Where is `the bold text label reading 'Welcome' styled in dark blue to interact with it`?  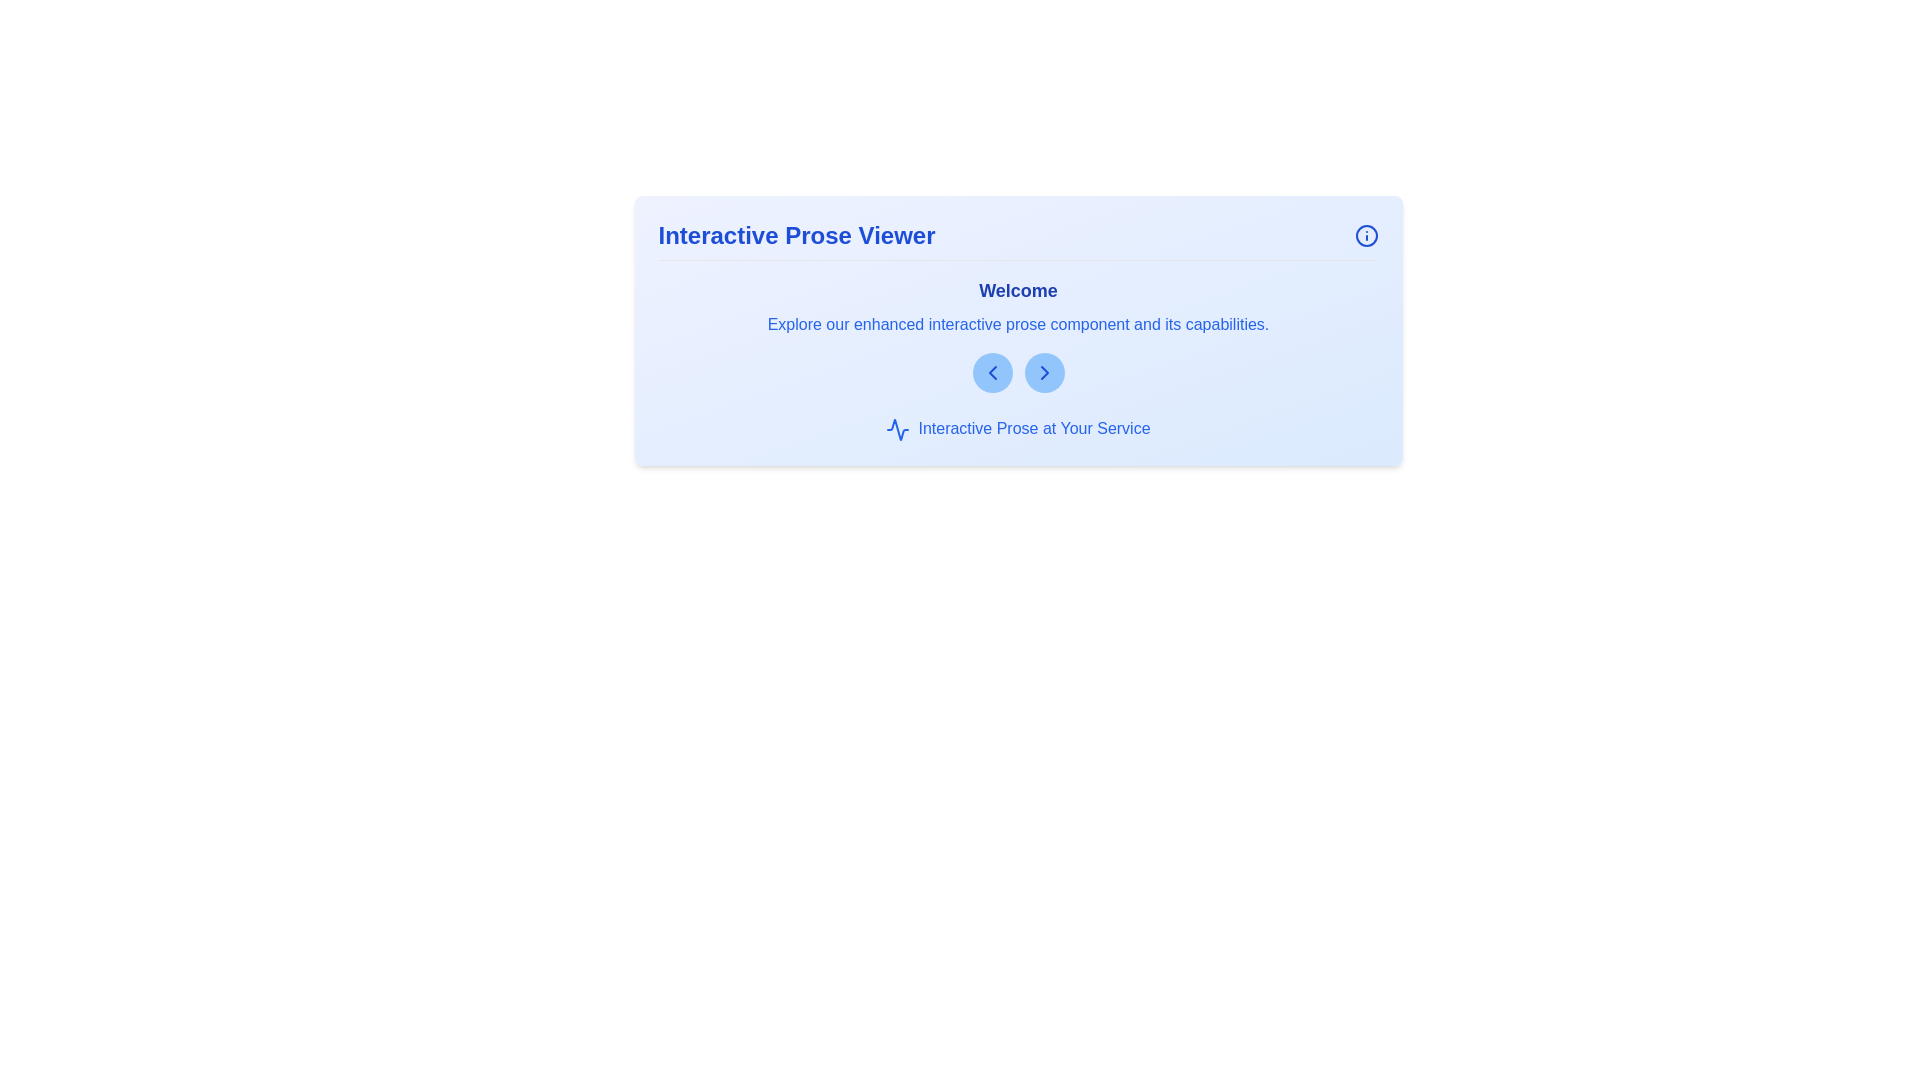 the bold text label reading 'Welcome' styled in dark blue to interact with it is located at coordinates (1018, 290).